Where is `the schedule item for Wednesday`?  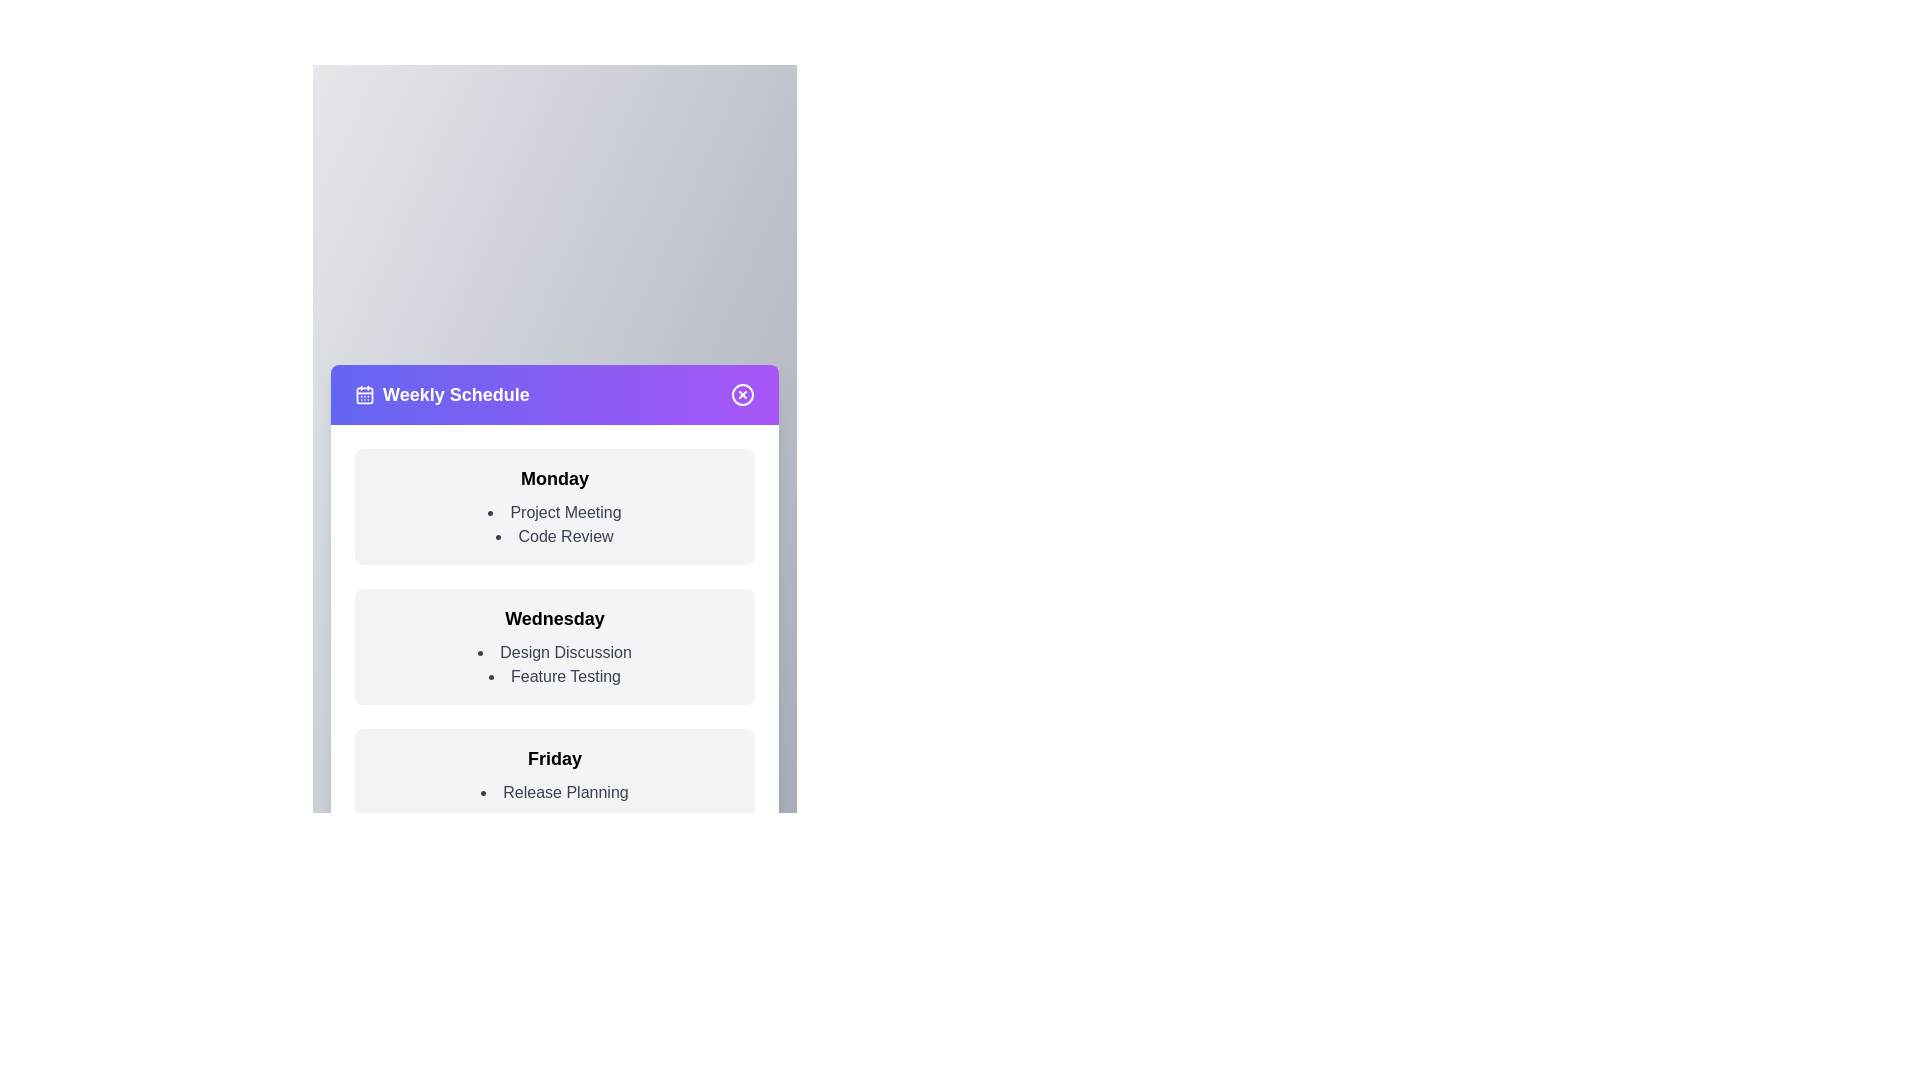
the schedule item for Wednesday is located at coordinates (555, 647).